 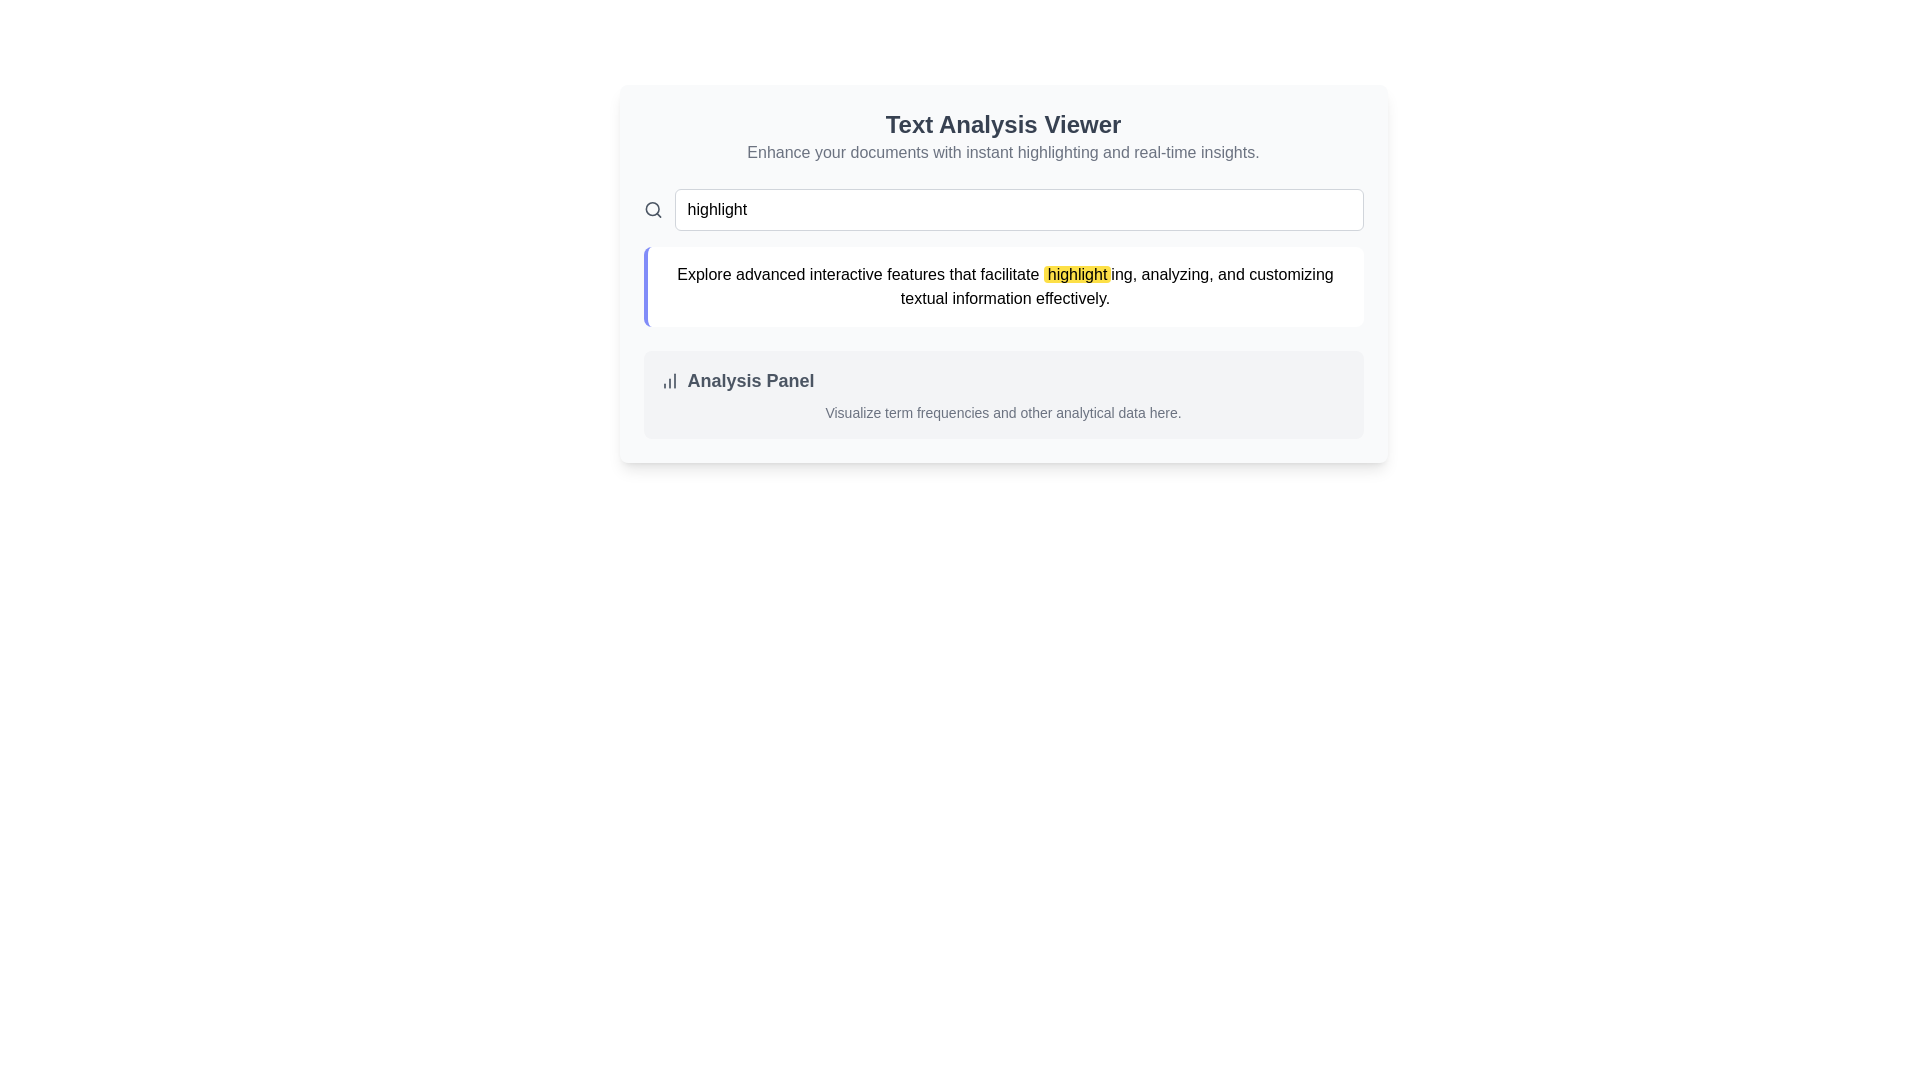 What do you see at coordinates (652, 209) in the screenshot?
I see `the search icon, which resembles a magnifying glass with a dark gray color` at bounding box center [652, 209].